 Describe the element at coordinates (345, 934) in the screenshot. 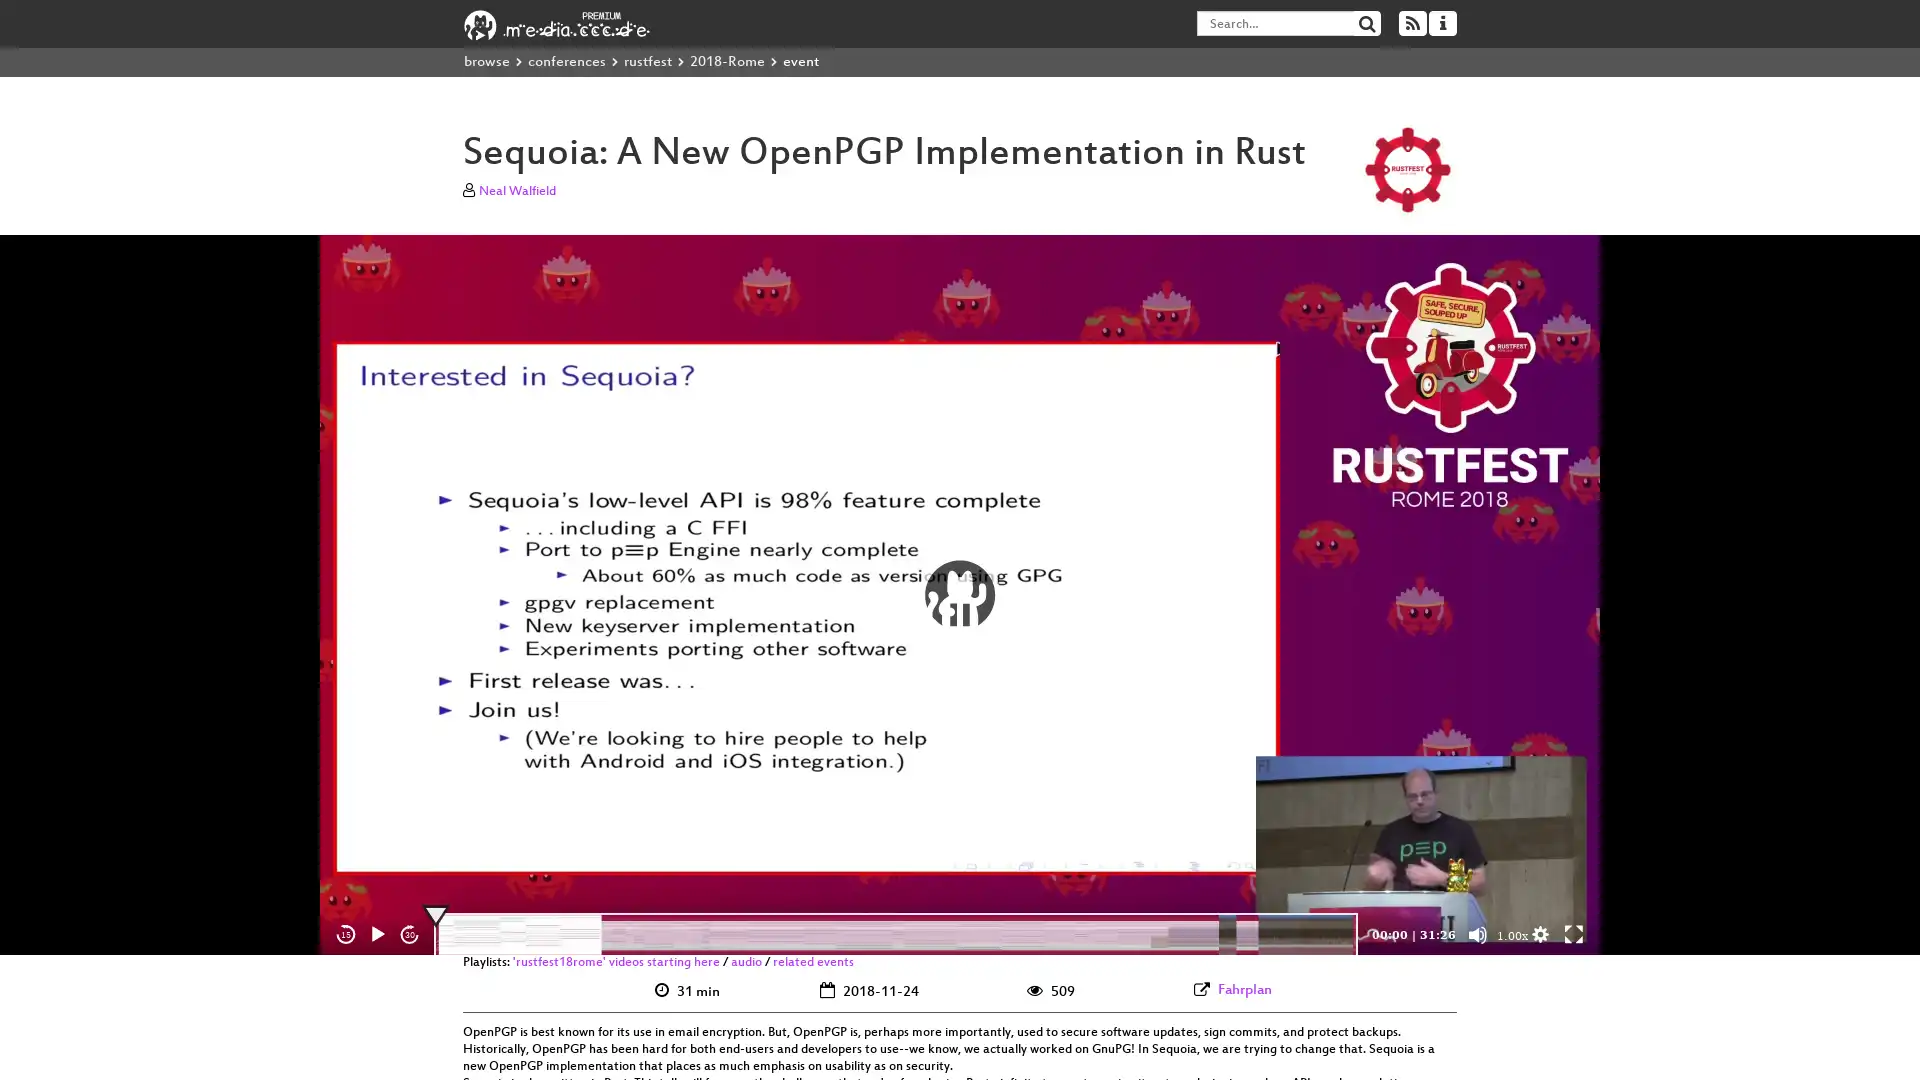

I see `Skip back 15 seconds` at that location.